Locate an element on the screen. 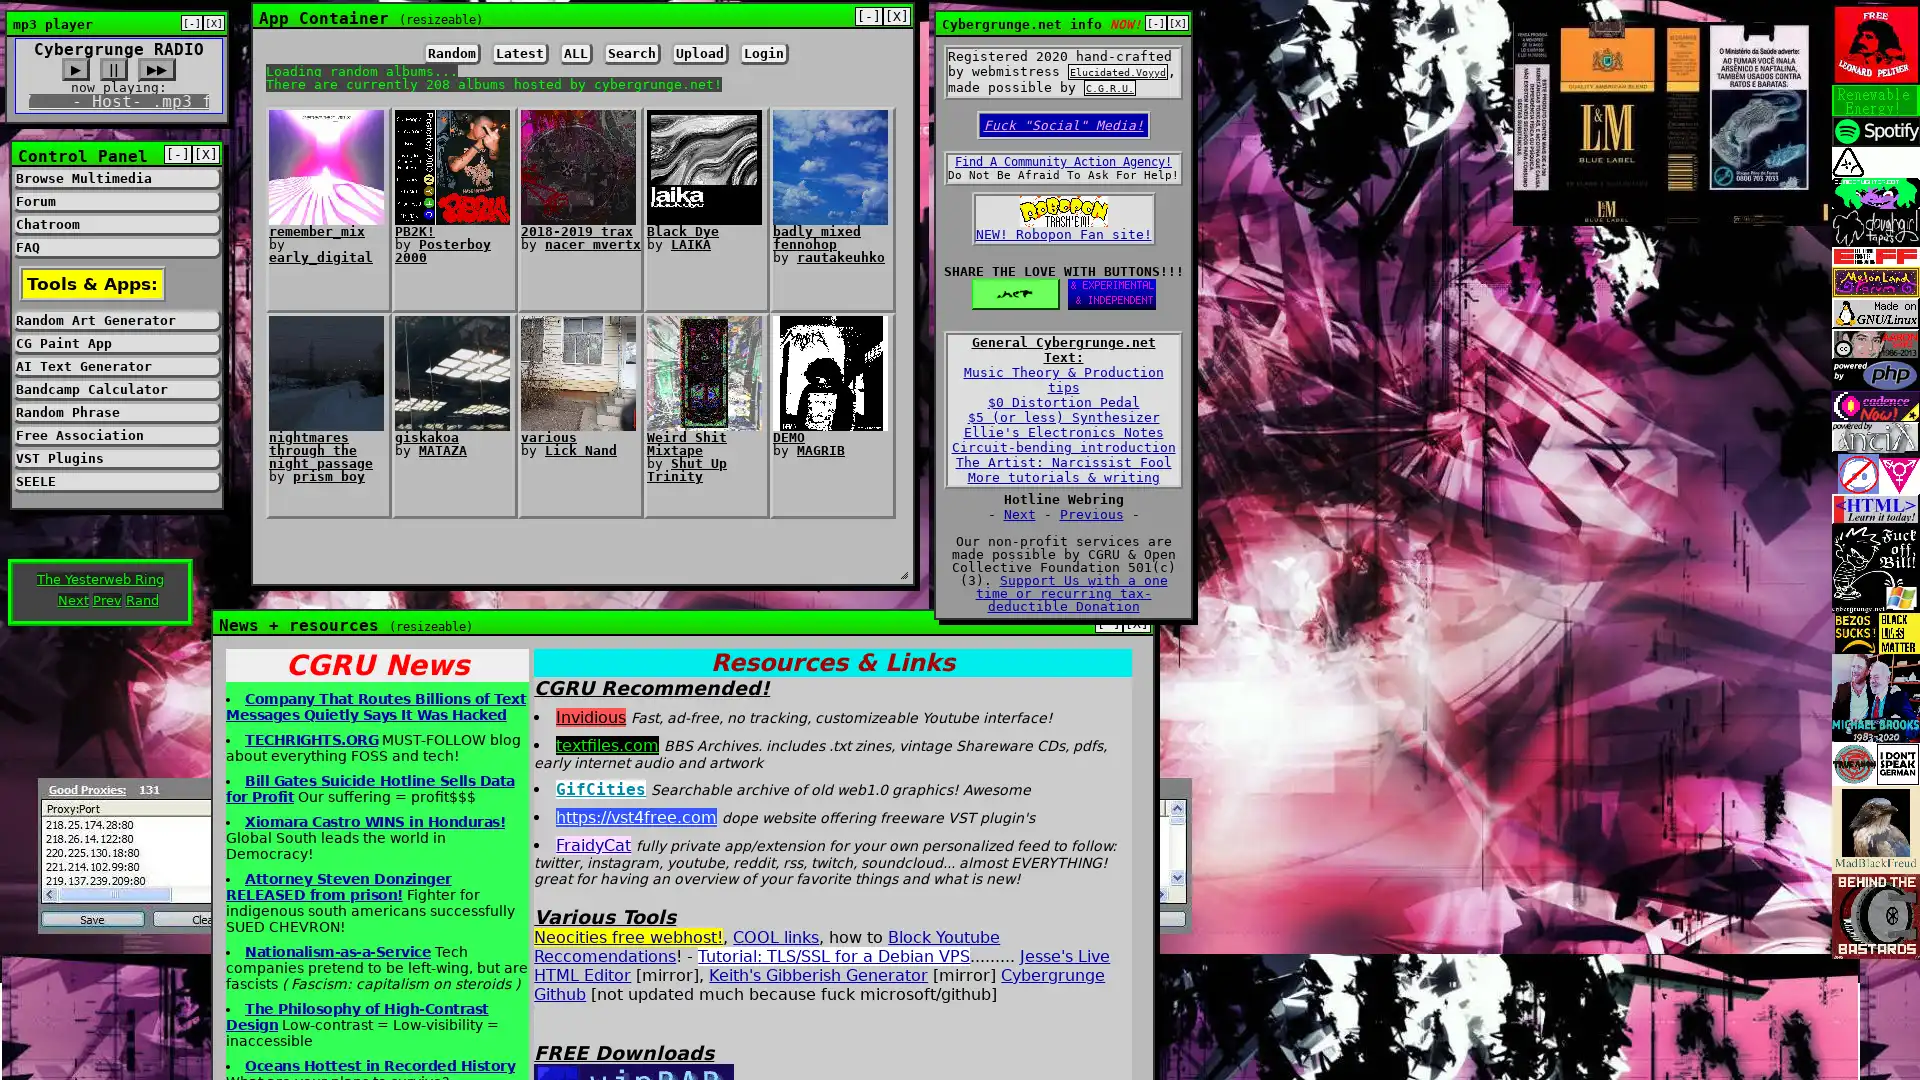 This screenshot has width=1920, height=1080. SEELE is located at coordinates (115, 481).